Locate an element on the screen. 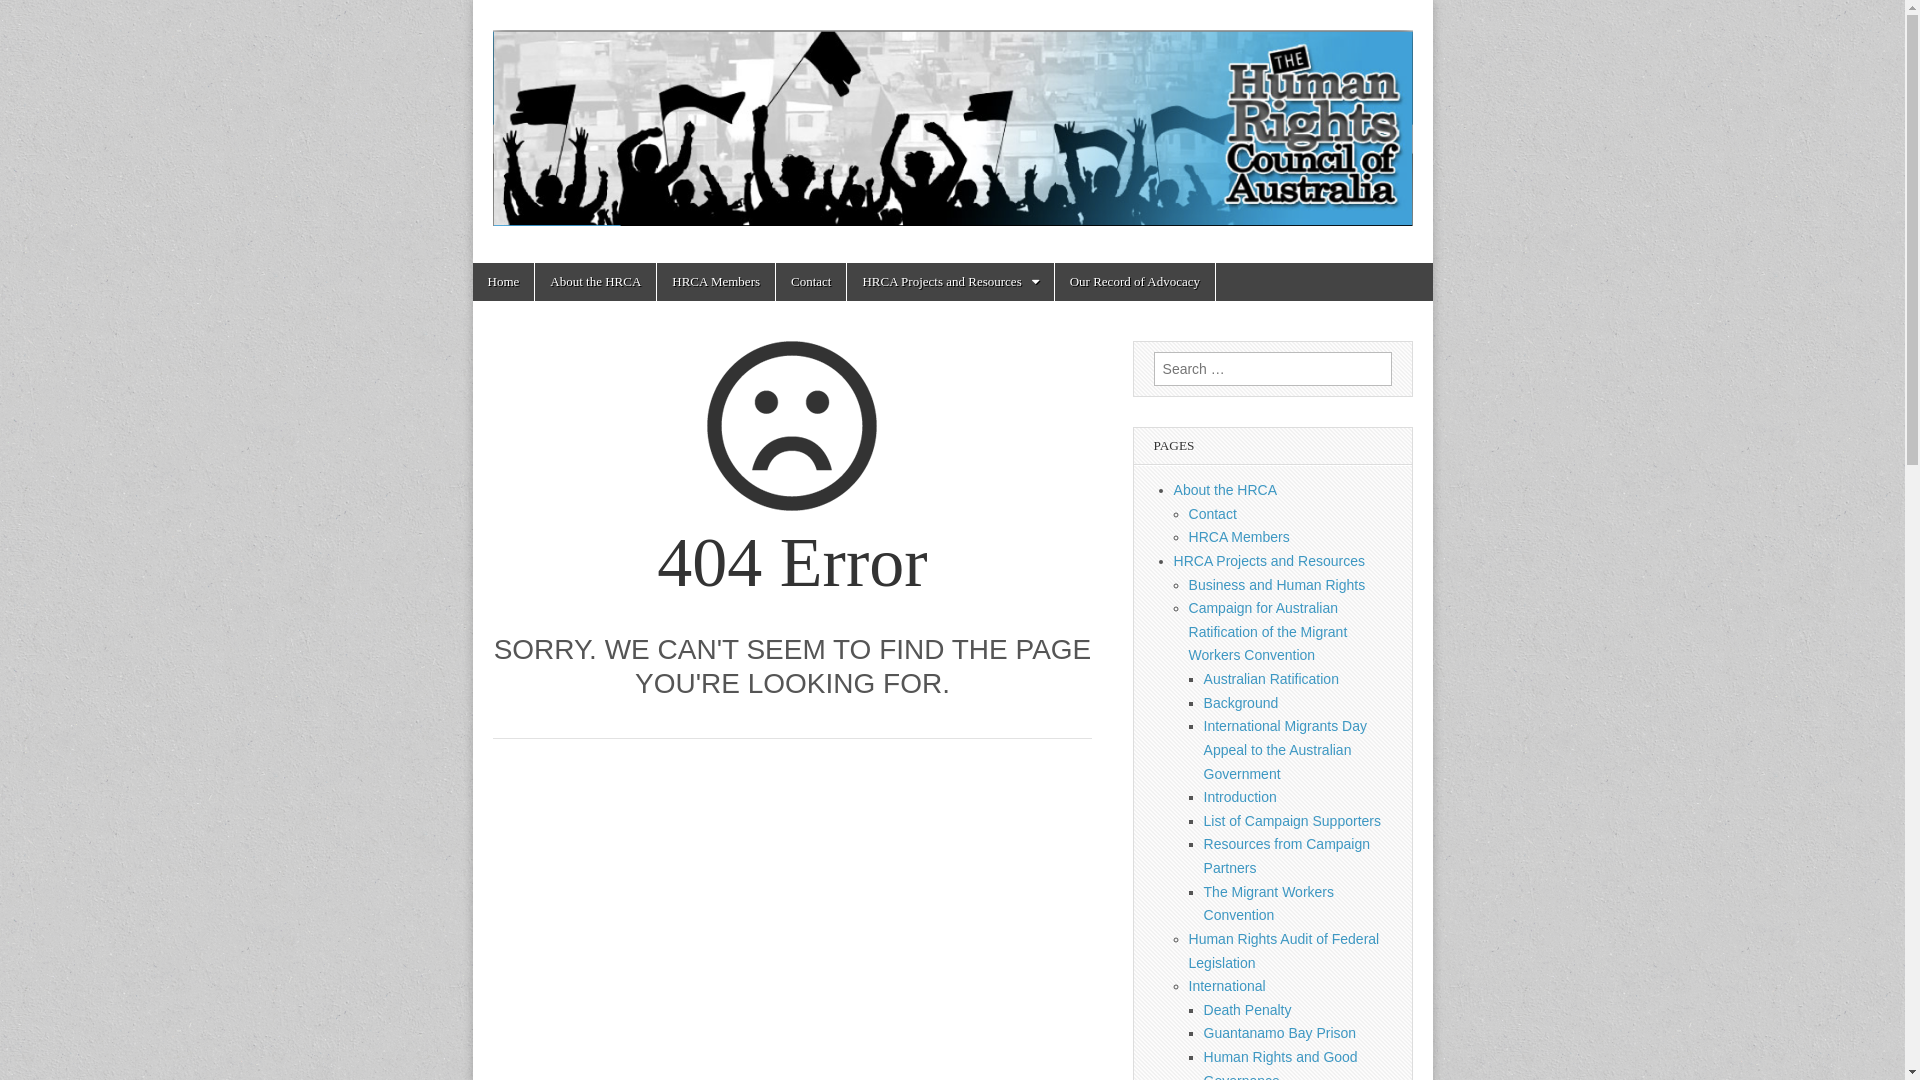  'HRCA Members' is located at coordinates (1238, 535).